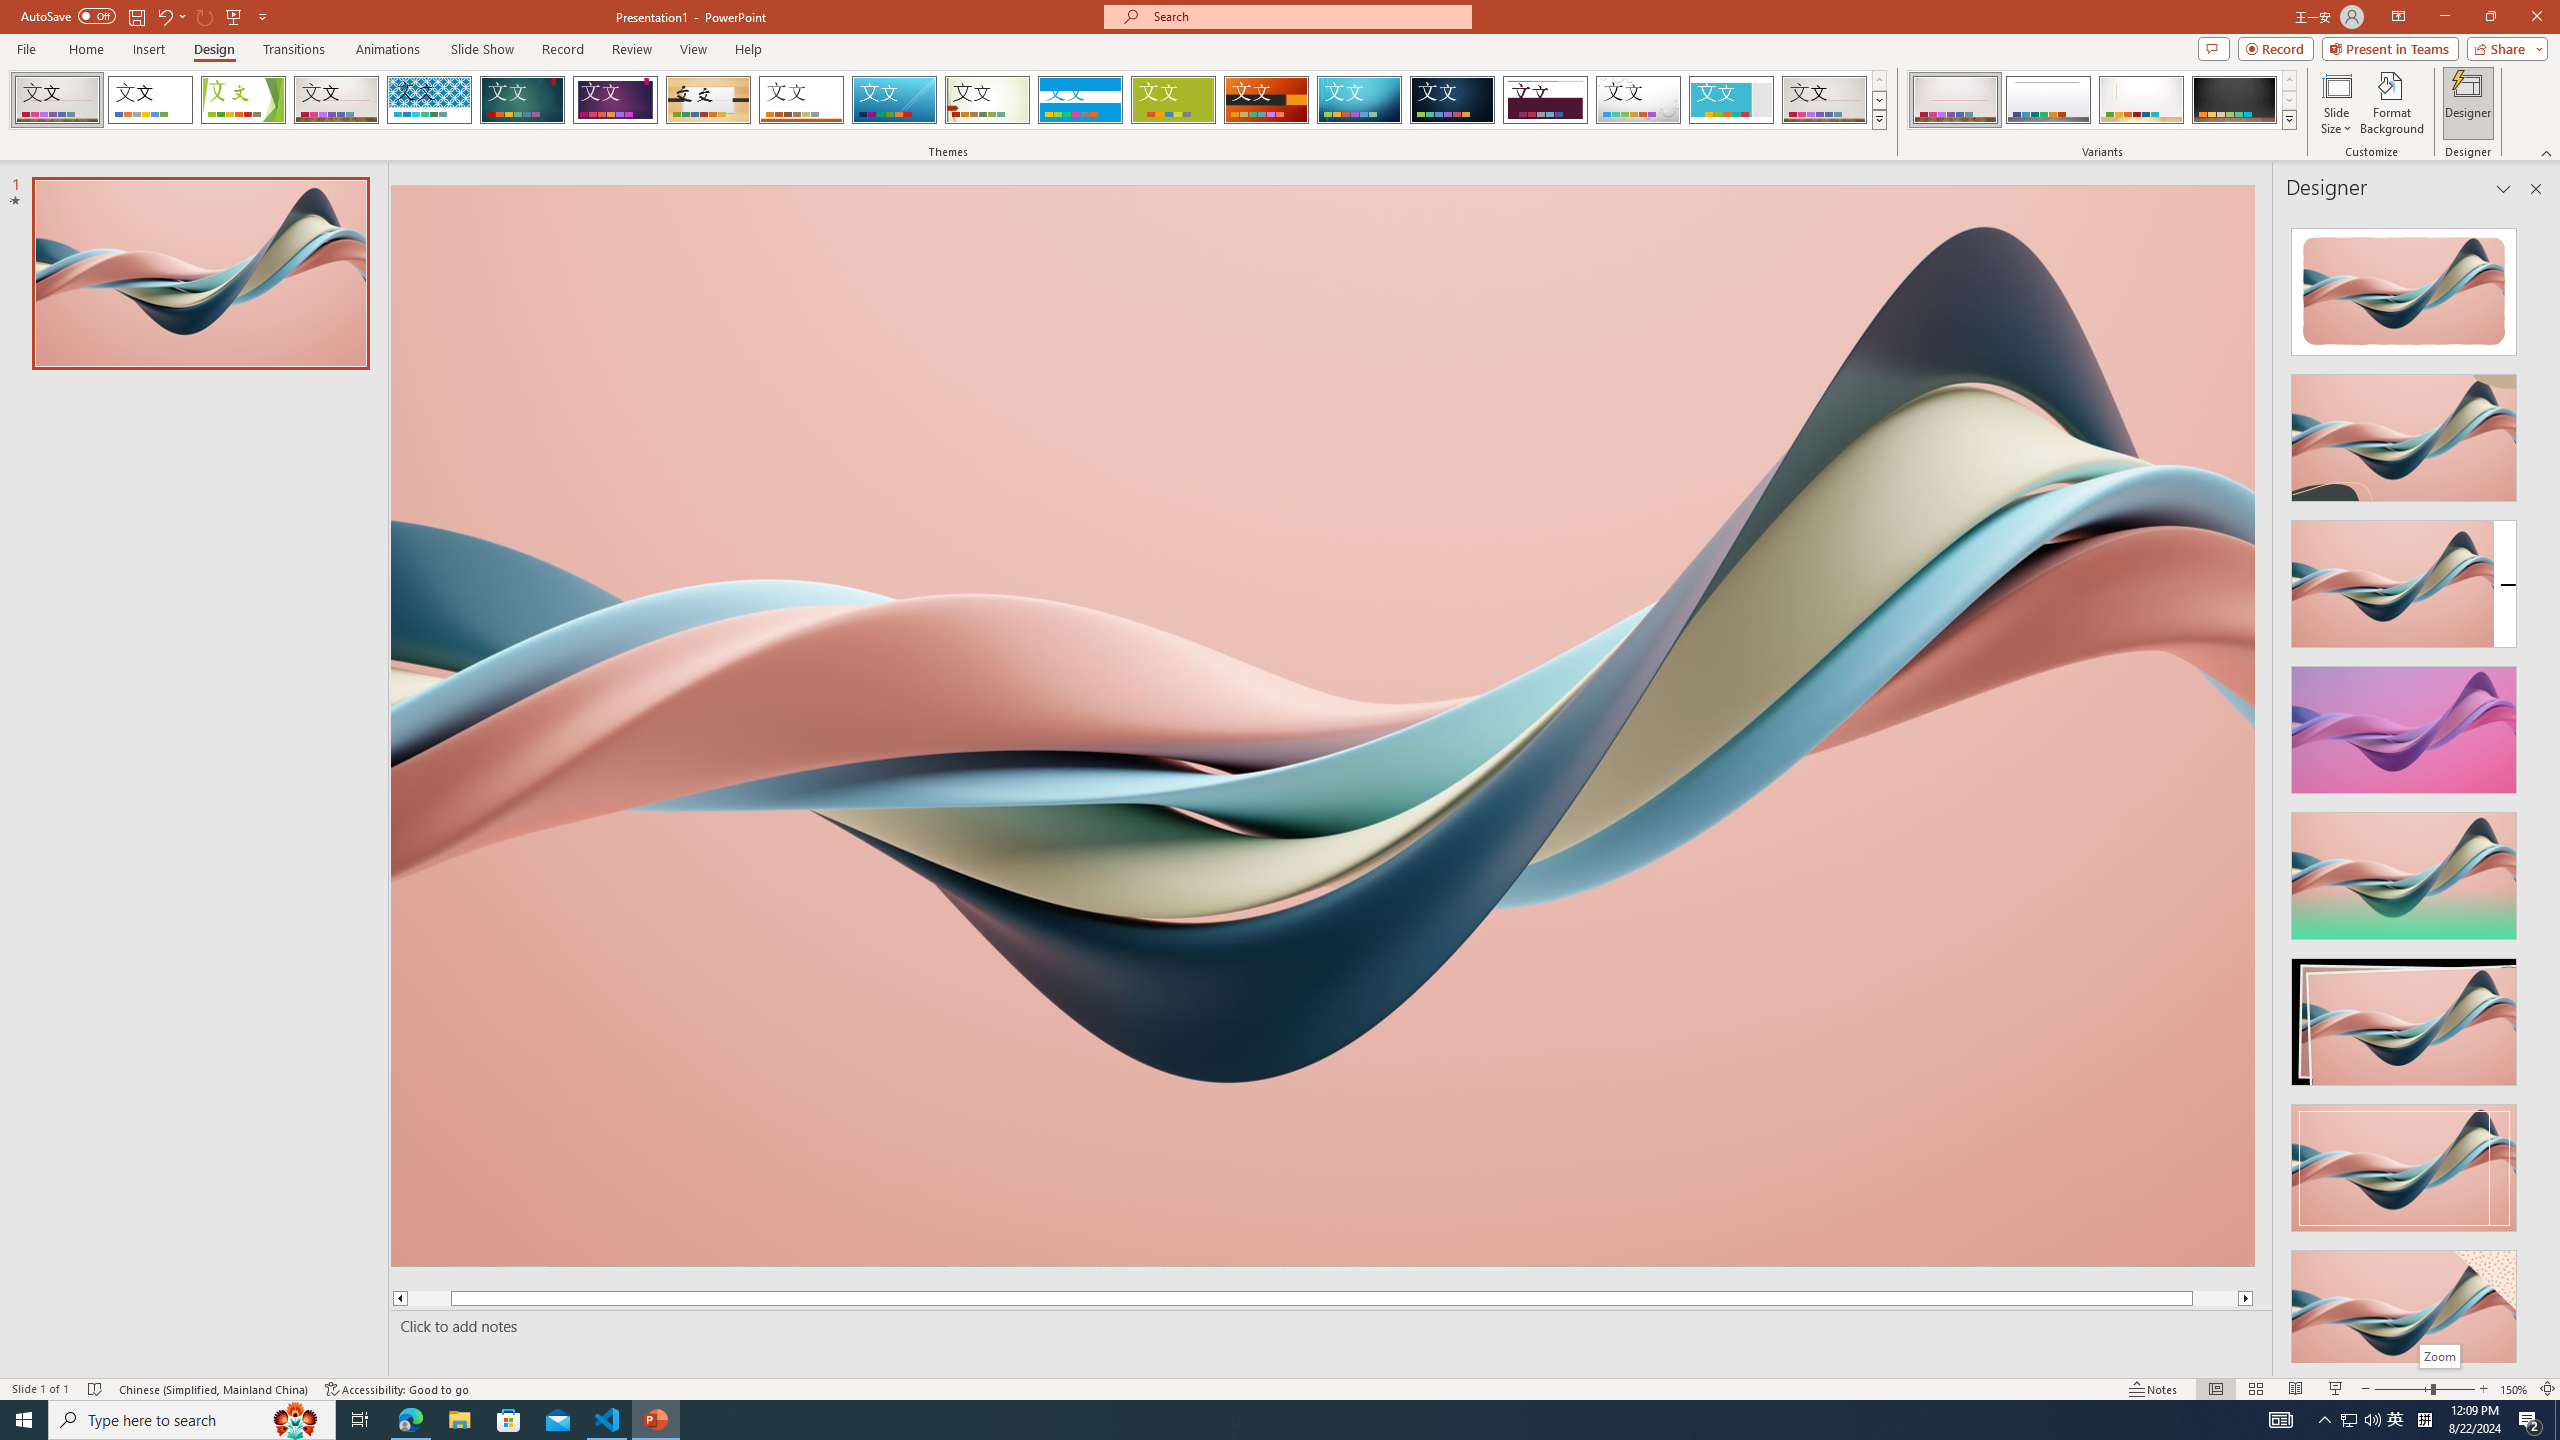 This screenshot has height=1440, width=2560. What do you see at coordinates (242, 99) in the screenshot?
I see `'Facet'` at bounding box center [242, 99].